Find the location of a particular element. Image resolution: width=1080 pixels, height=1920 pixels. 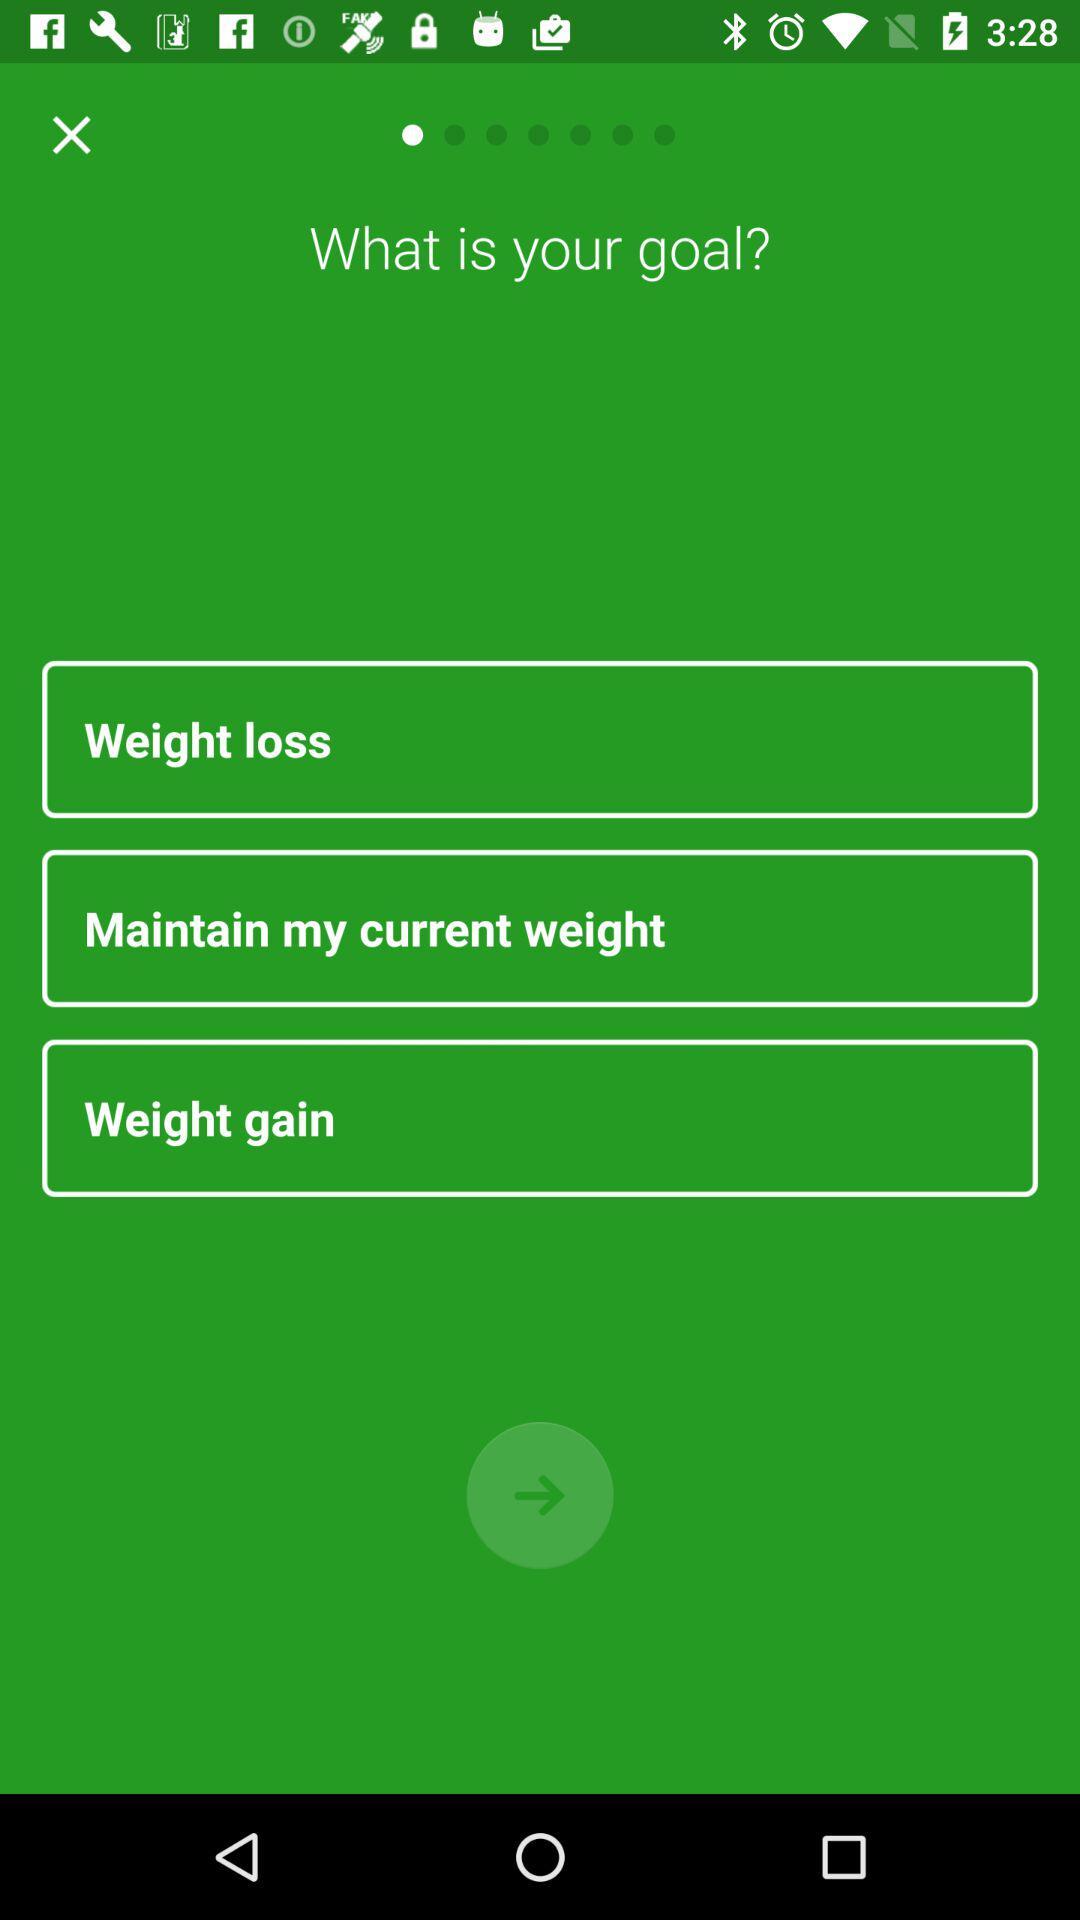

go next is located at coordinates (540, 1495).